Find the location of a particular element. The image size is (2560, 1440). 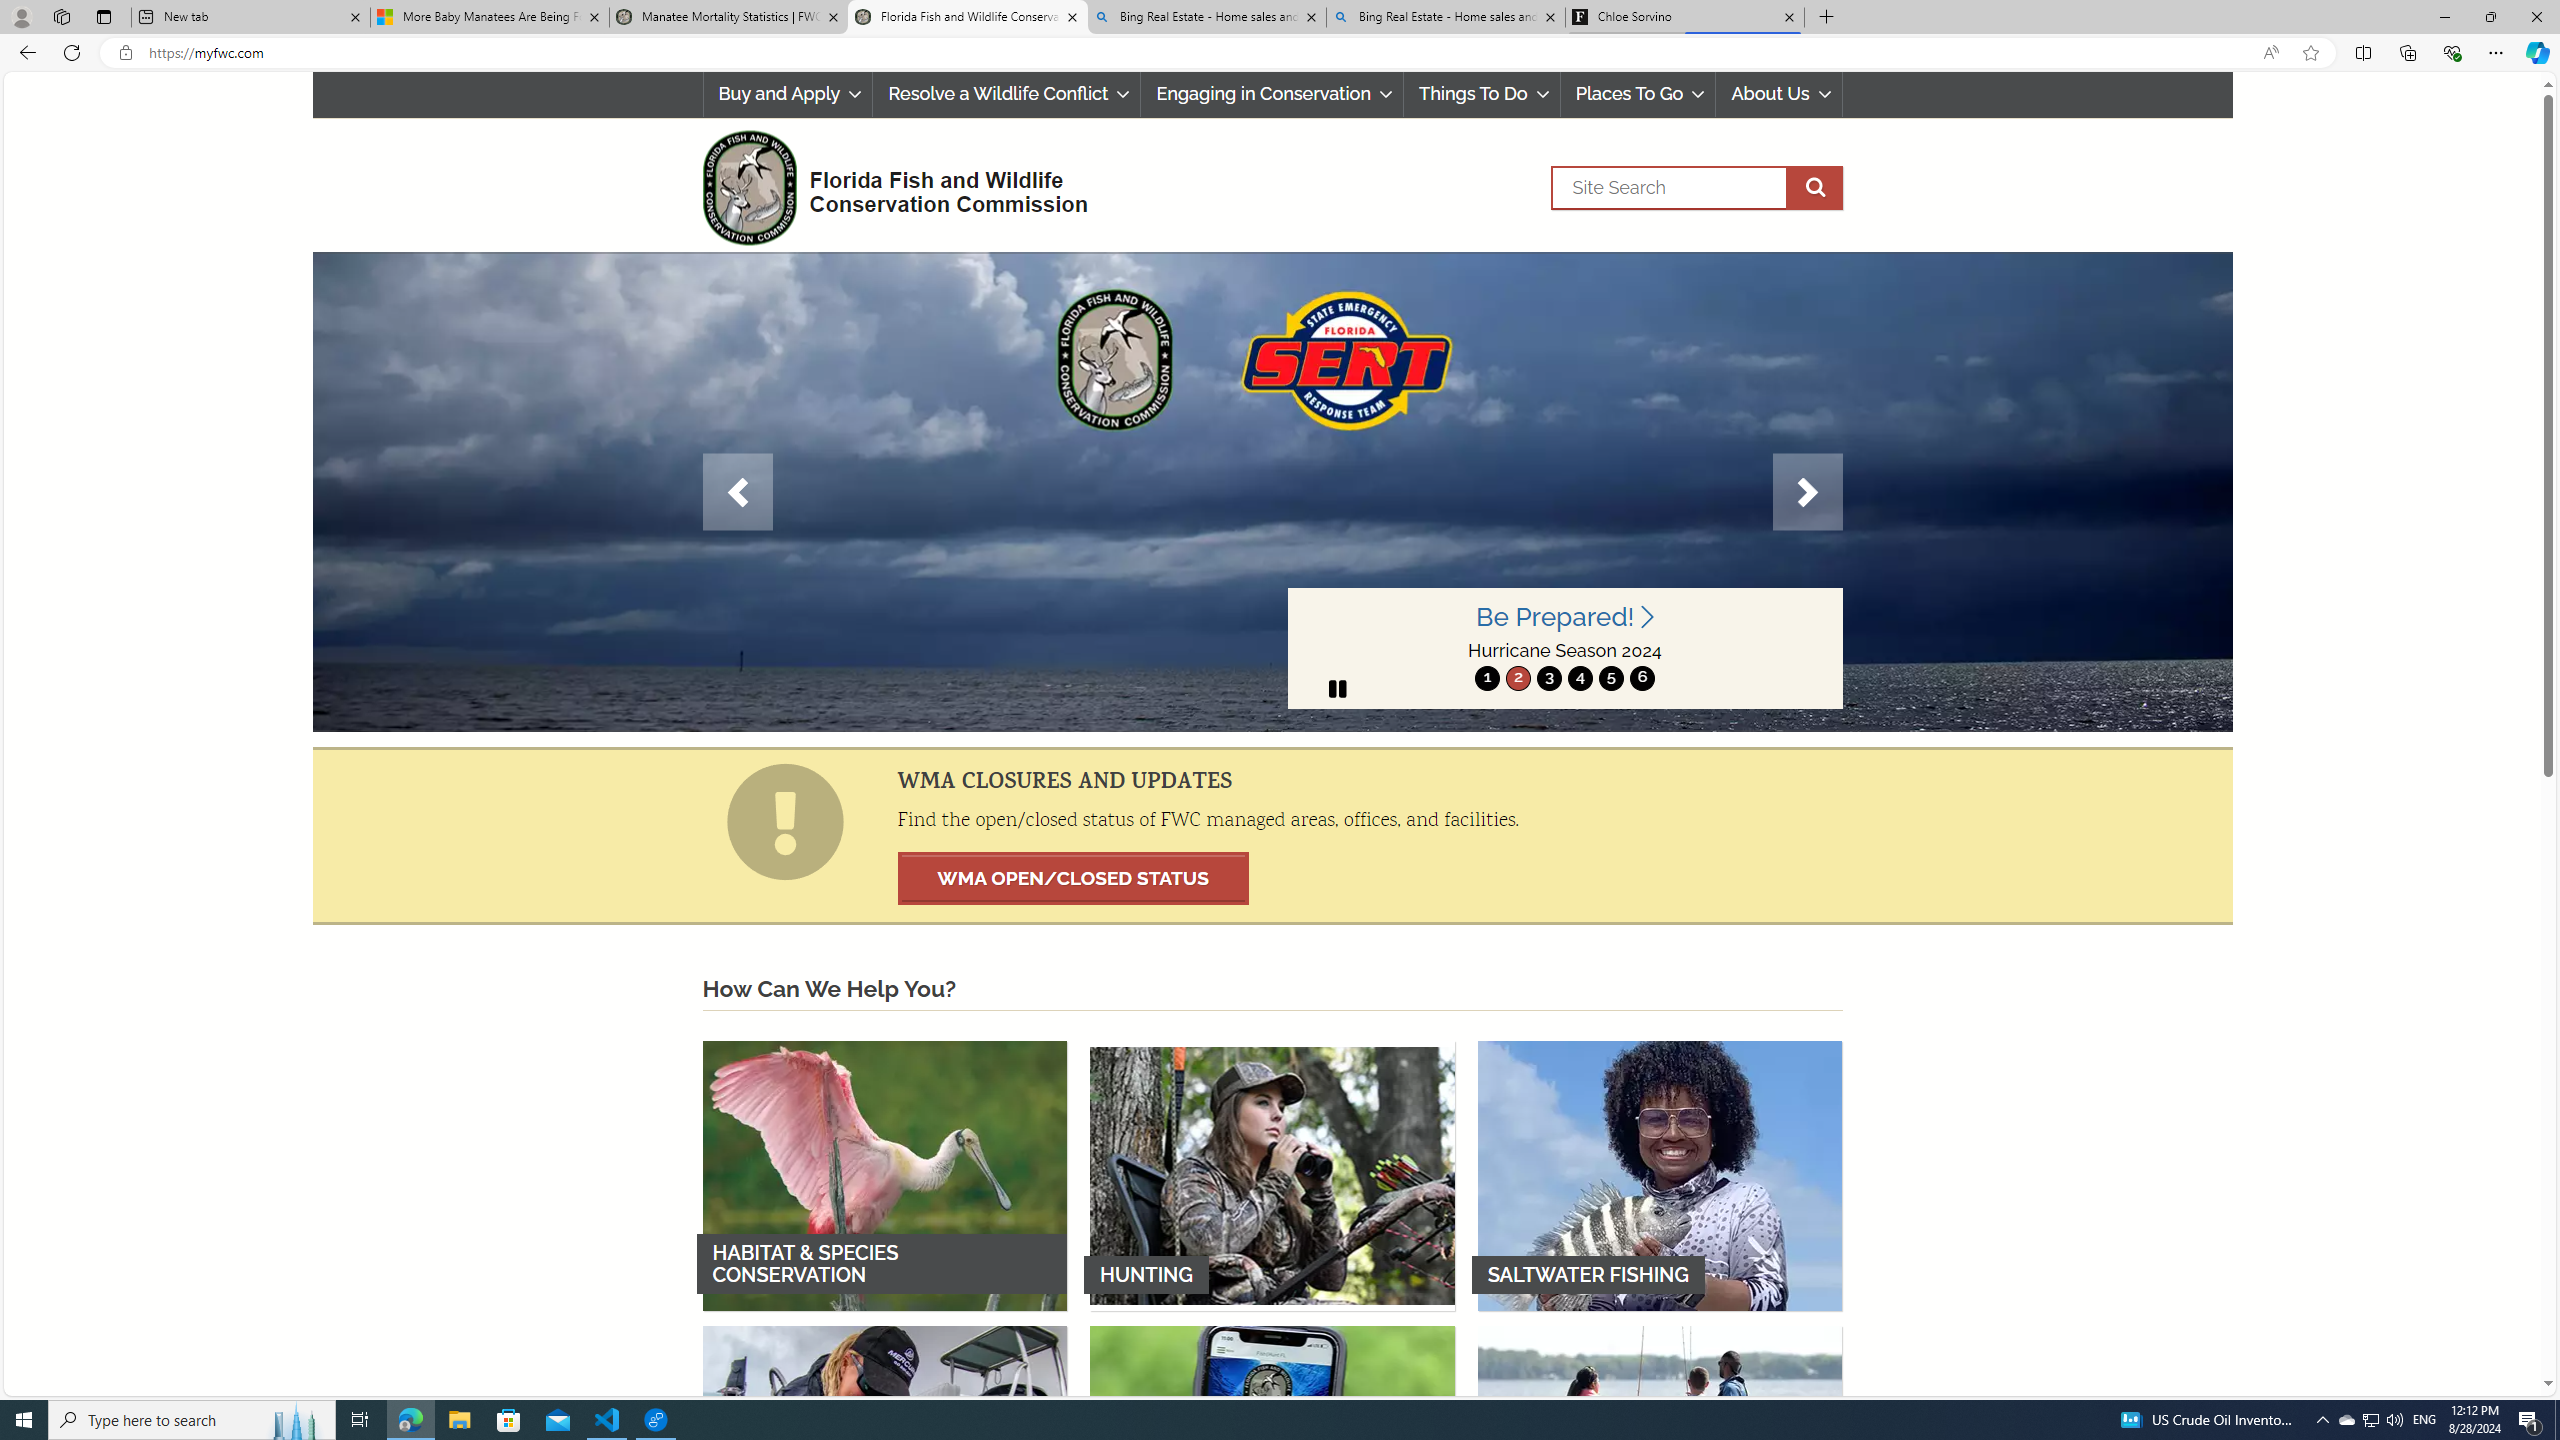

'Be Prepared! ' is located at coordinates (1565, 616).